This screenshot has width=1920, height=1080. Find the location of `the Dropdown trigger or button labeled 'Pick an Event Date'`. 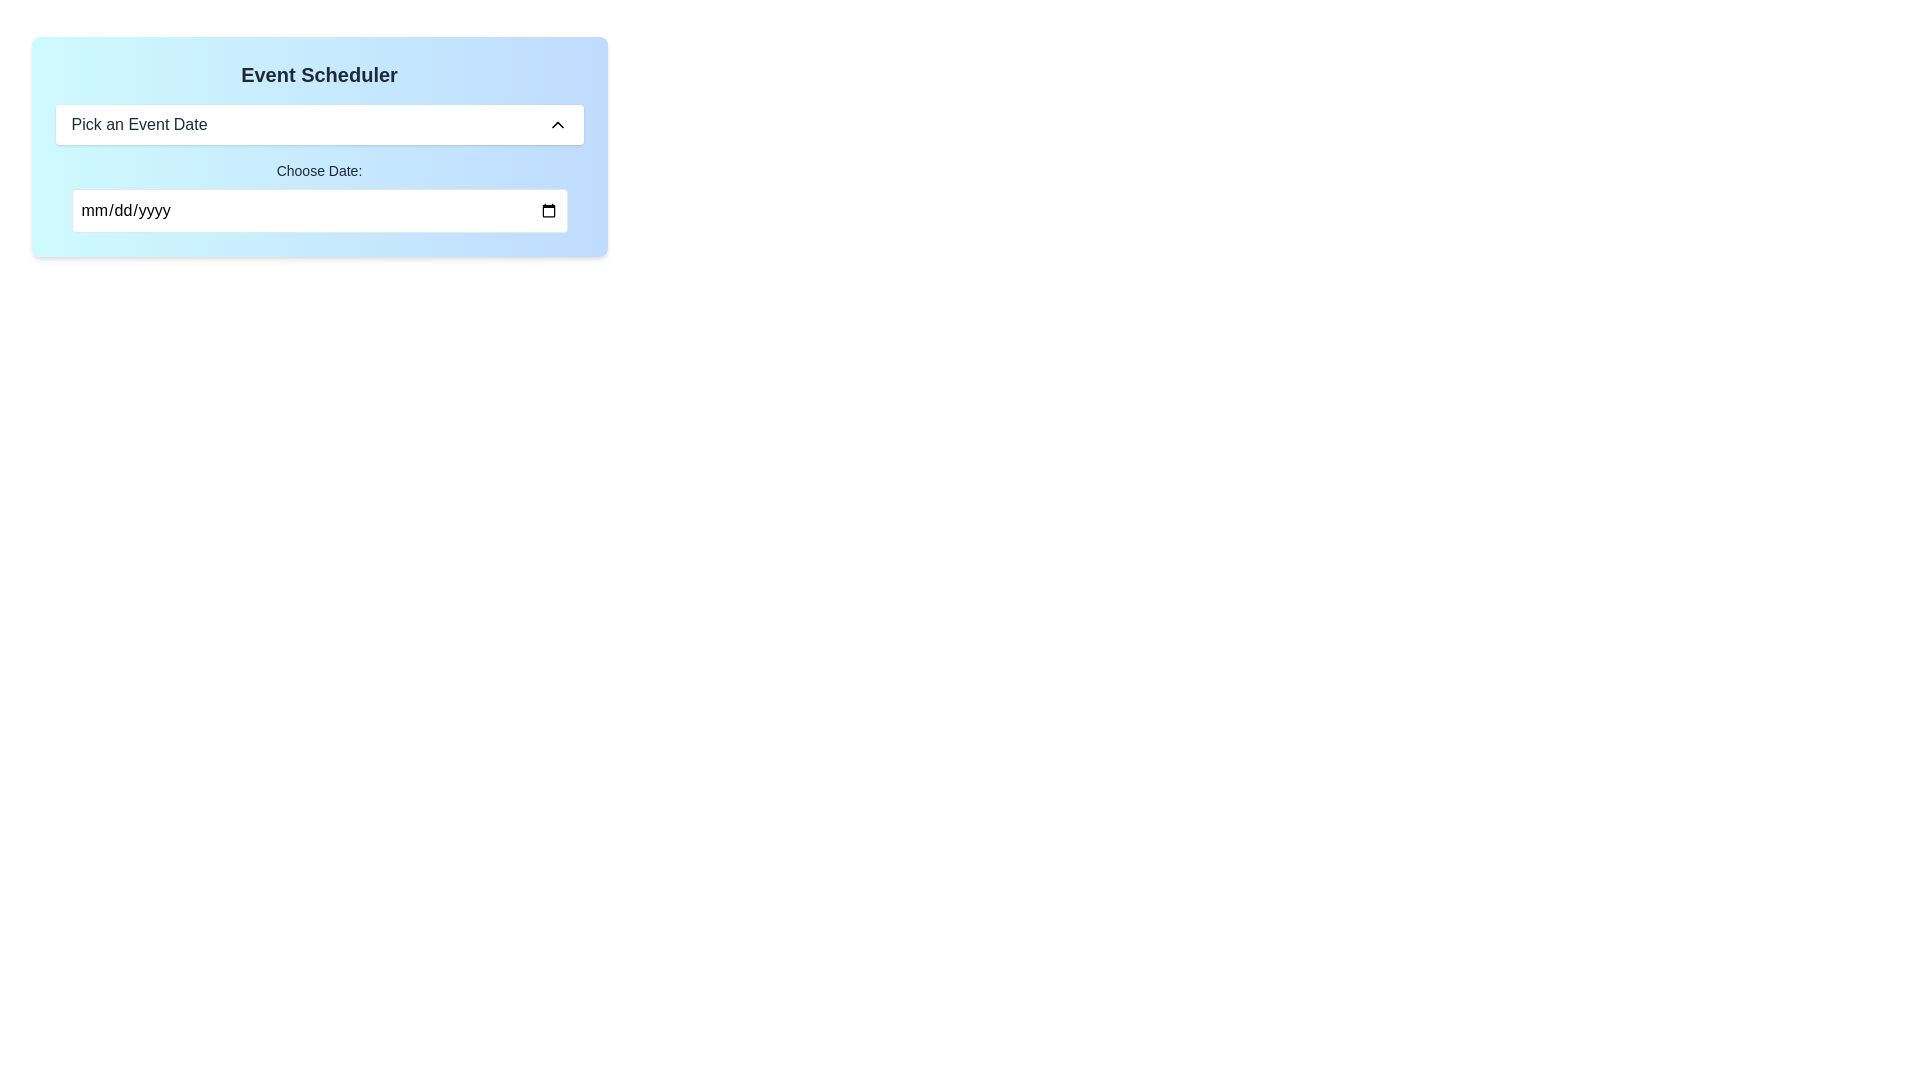

the Dropdown trigger or button labeled 'Pick an Event Date' is located at coordinates (318, 124).